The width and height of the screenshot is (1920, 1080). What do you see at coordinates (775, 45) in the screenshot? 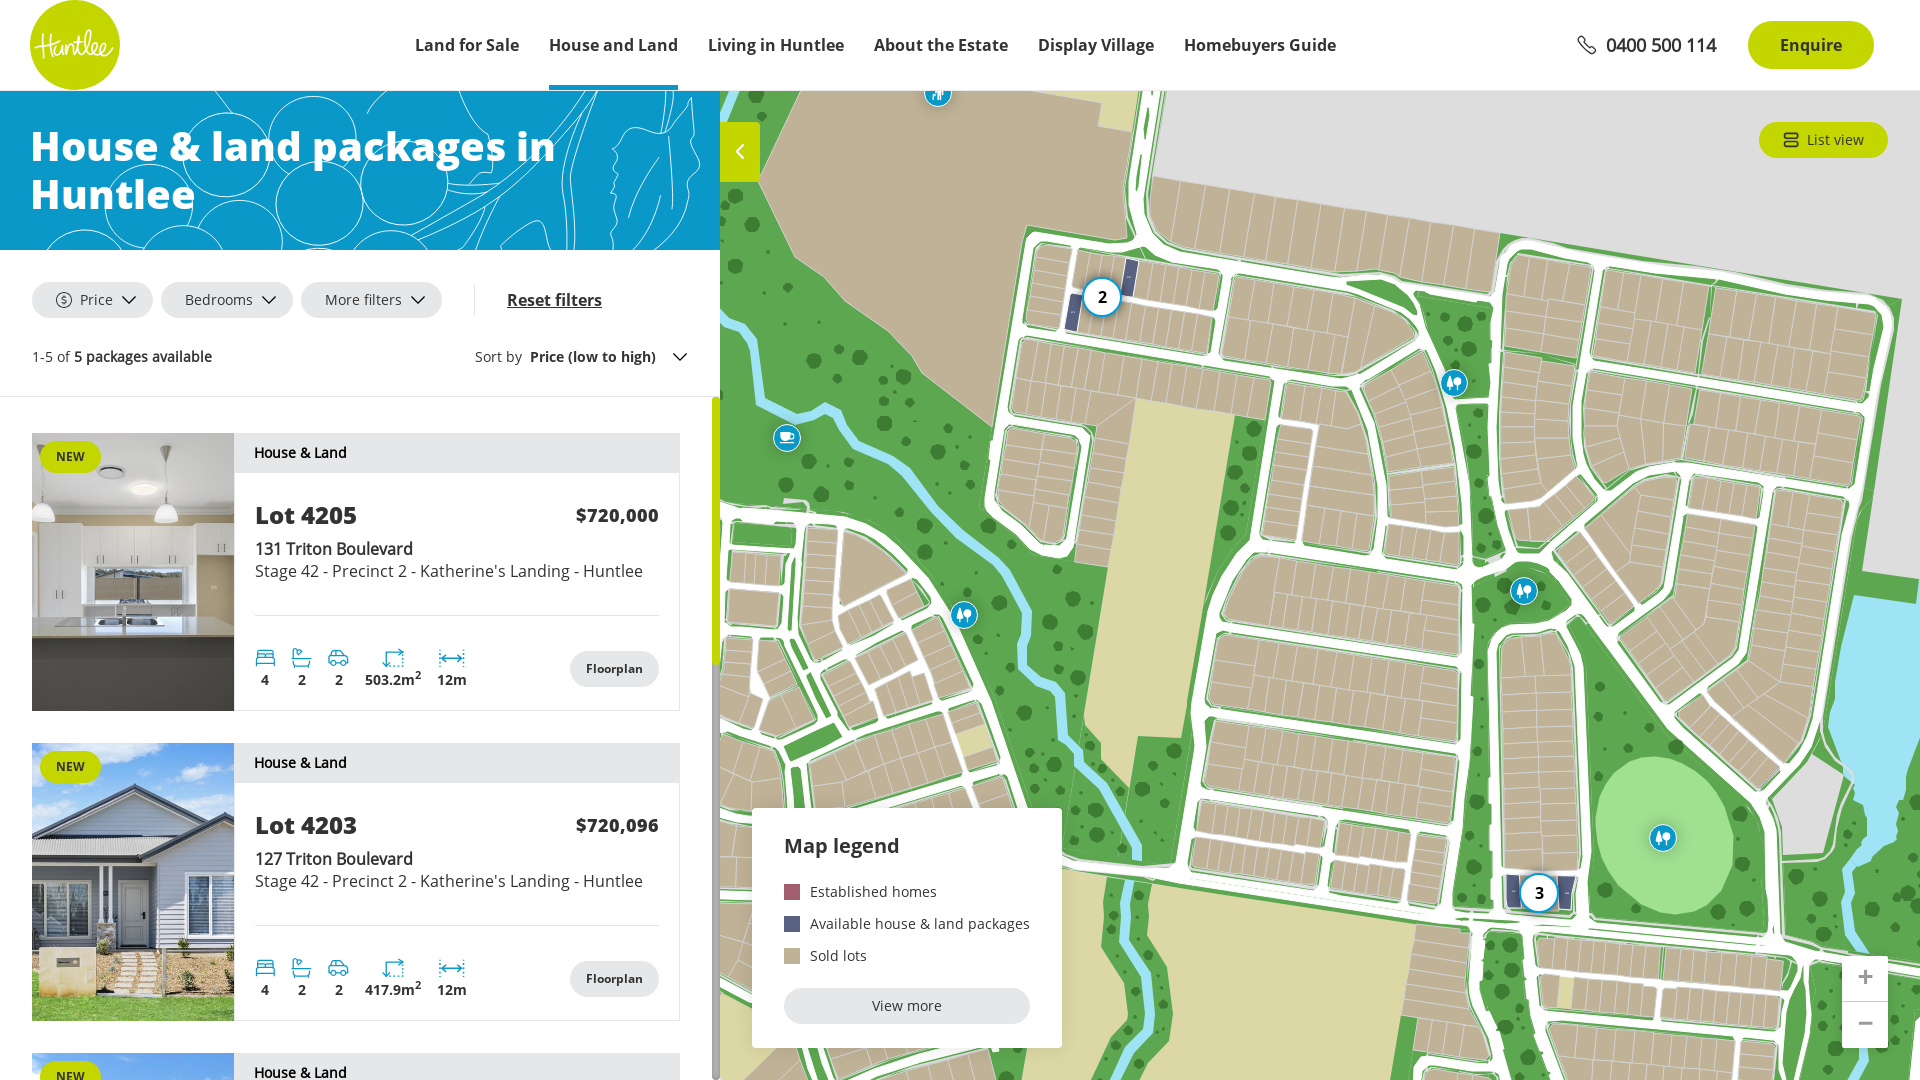
I see `'Living in Huntlee'` at bounding box center [775, 45].